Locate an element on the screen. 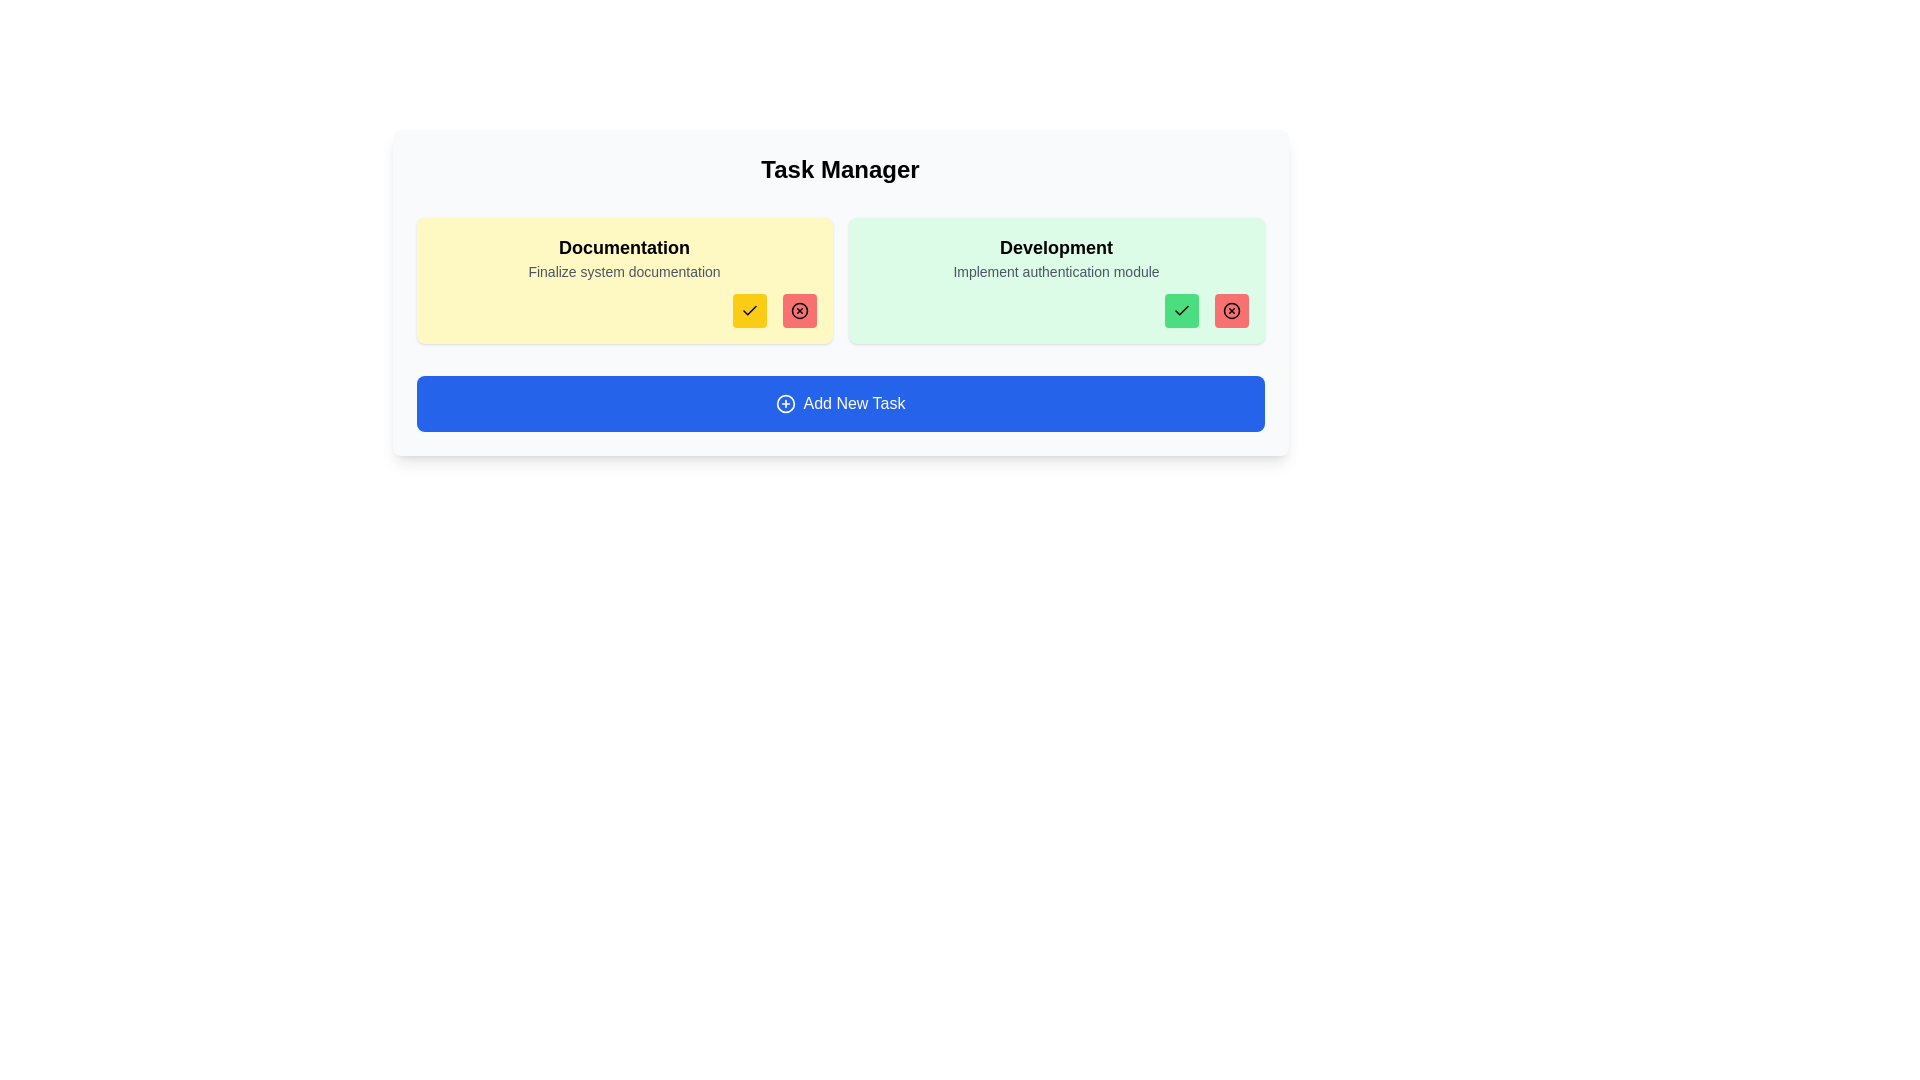 The width and height of the screenshot is (1920, 1080). text from the Text Label located below the 'Development' label in the task management interface is located at coordinates (1055, 272).